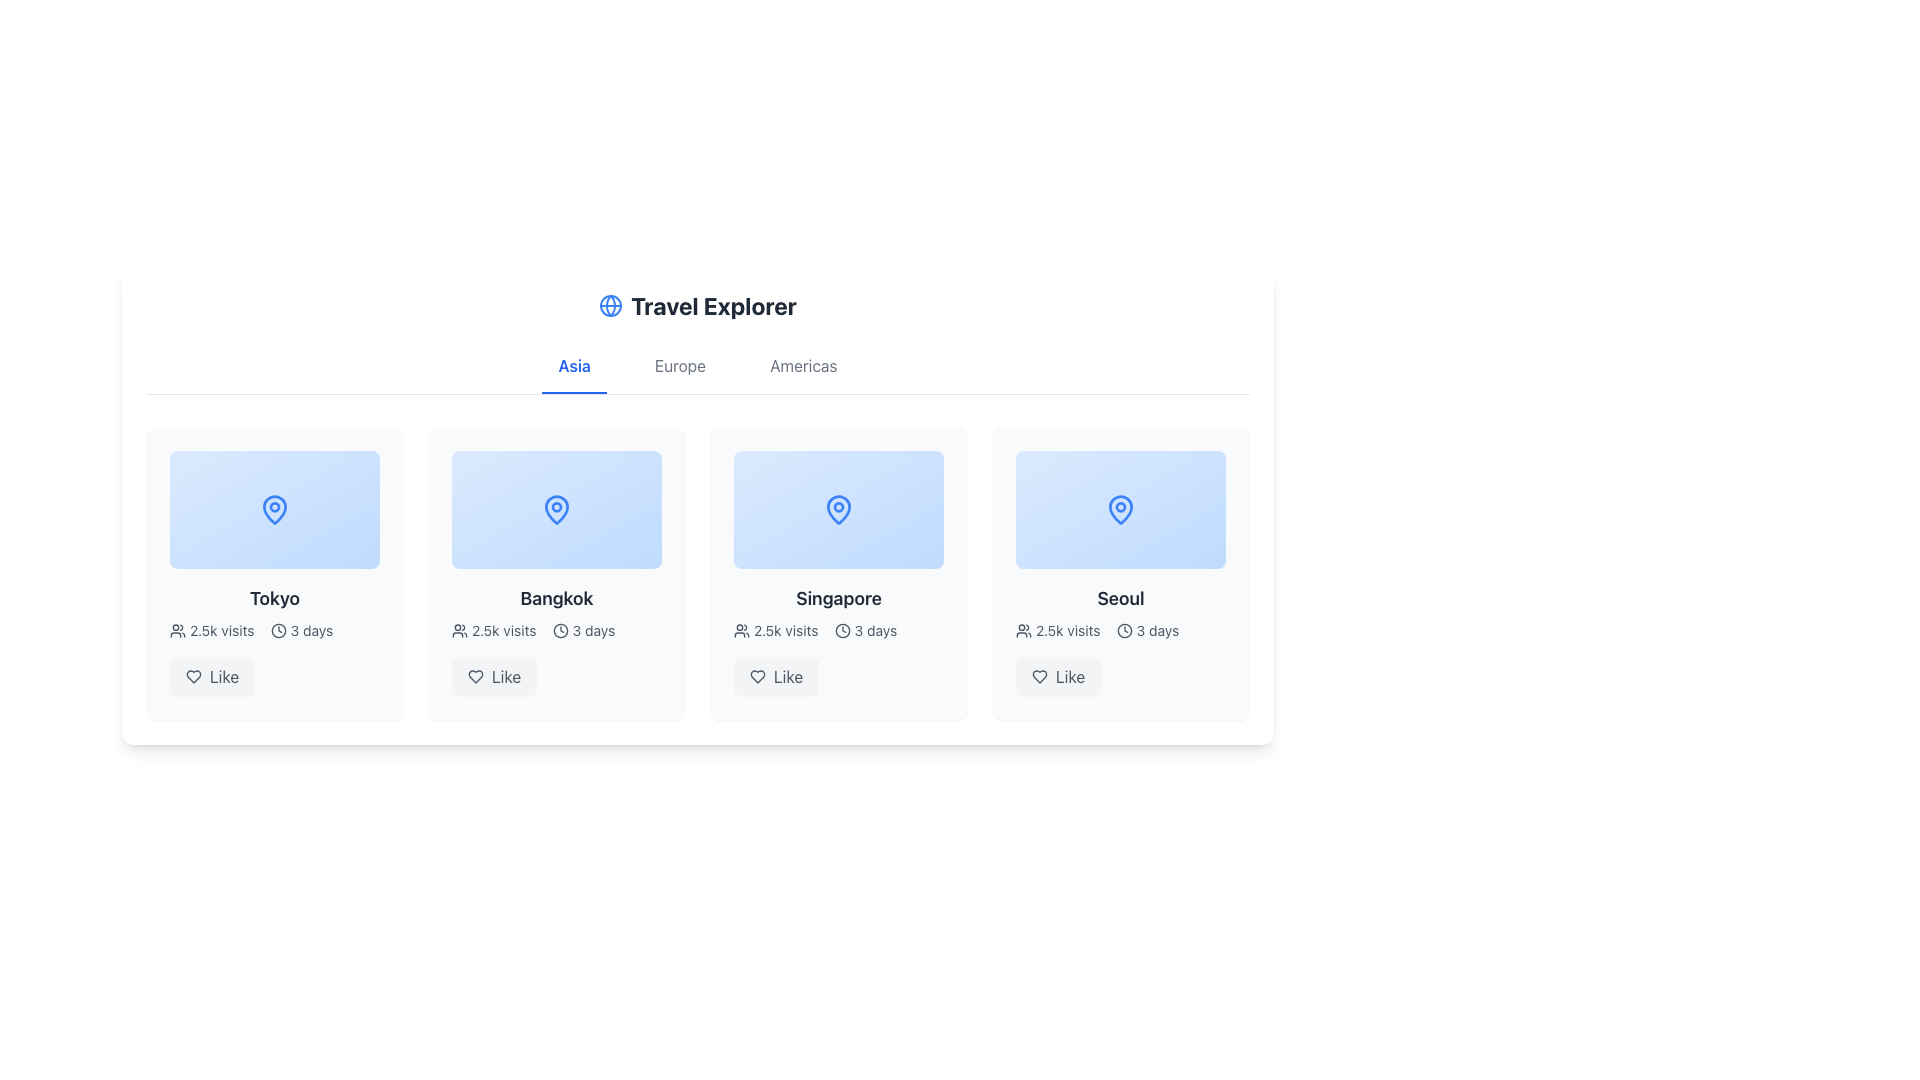  Describe the element at coordinates (1121, 631) in the screenshot. I see `displayed meta-information about the location 'Seoul', including the number of visits (2.5k visits) and the duration (3 days), located within the card-like section beneath the title and above the 'Like' button` at that location.